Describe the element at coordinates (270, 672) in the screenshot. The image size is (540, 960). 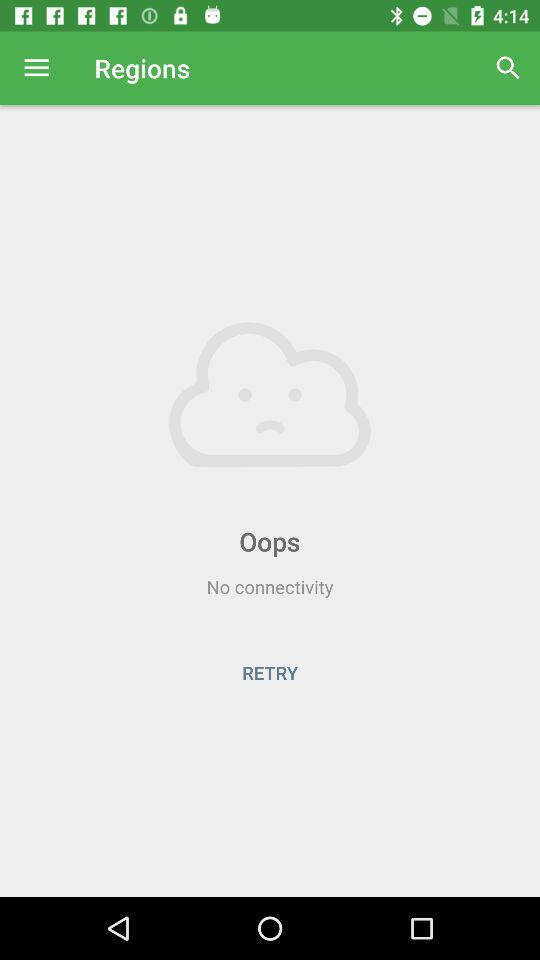
I see `the icon below the no connectivity` at that location.